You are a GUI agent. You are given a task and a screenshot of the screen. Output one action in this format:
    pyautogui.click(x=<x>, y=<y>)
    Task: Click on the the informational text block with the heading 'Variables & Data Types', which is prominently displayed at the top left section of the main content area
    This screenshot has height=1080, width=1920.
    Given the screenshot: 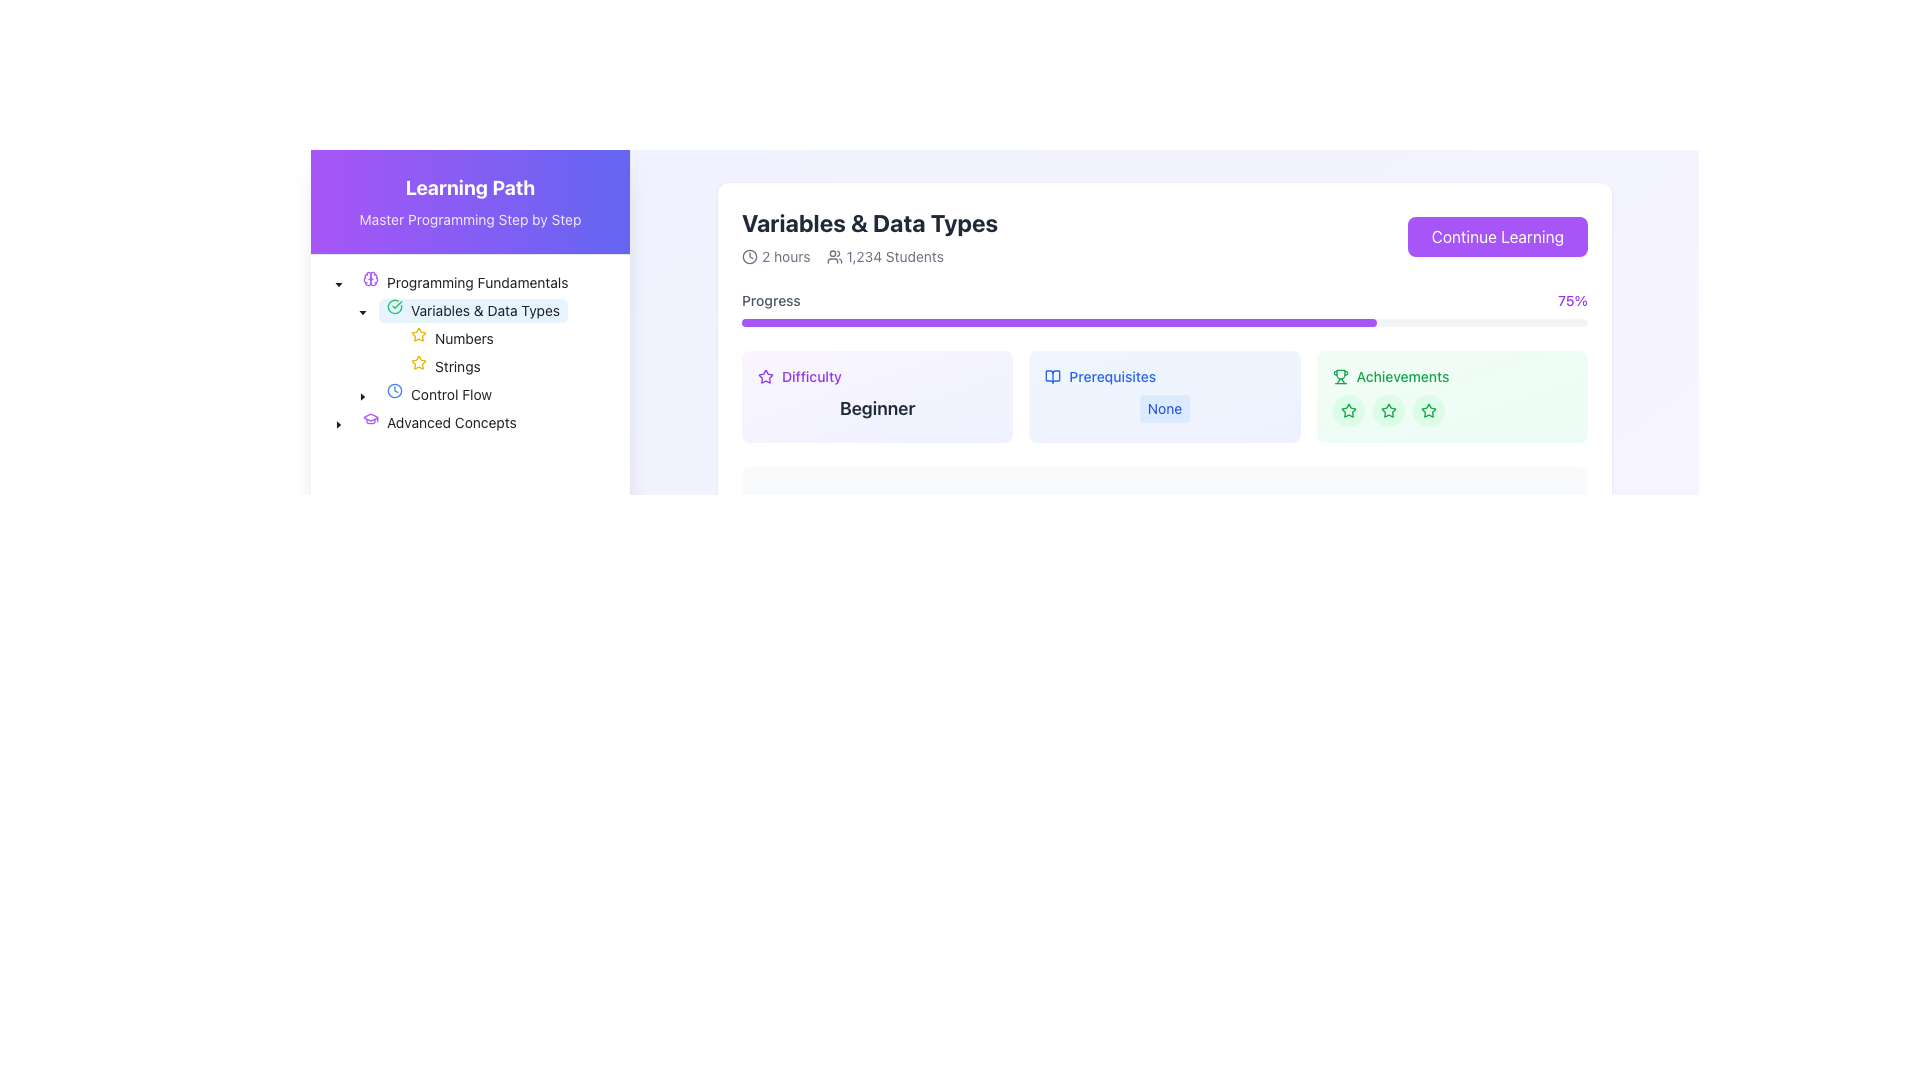 What is the action you would take?
    pyautogui.click(x=870, y=235)
    